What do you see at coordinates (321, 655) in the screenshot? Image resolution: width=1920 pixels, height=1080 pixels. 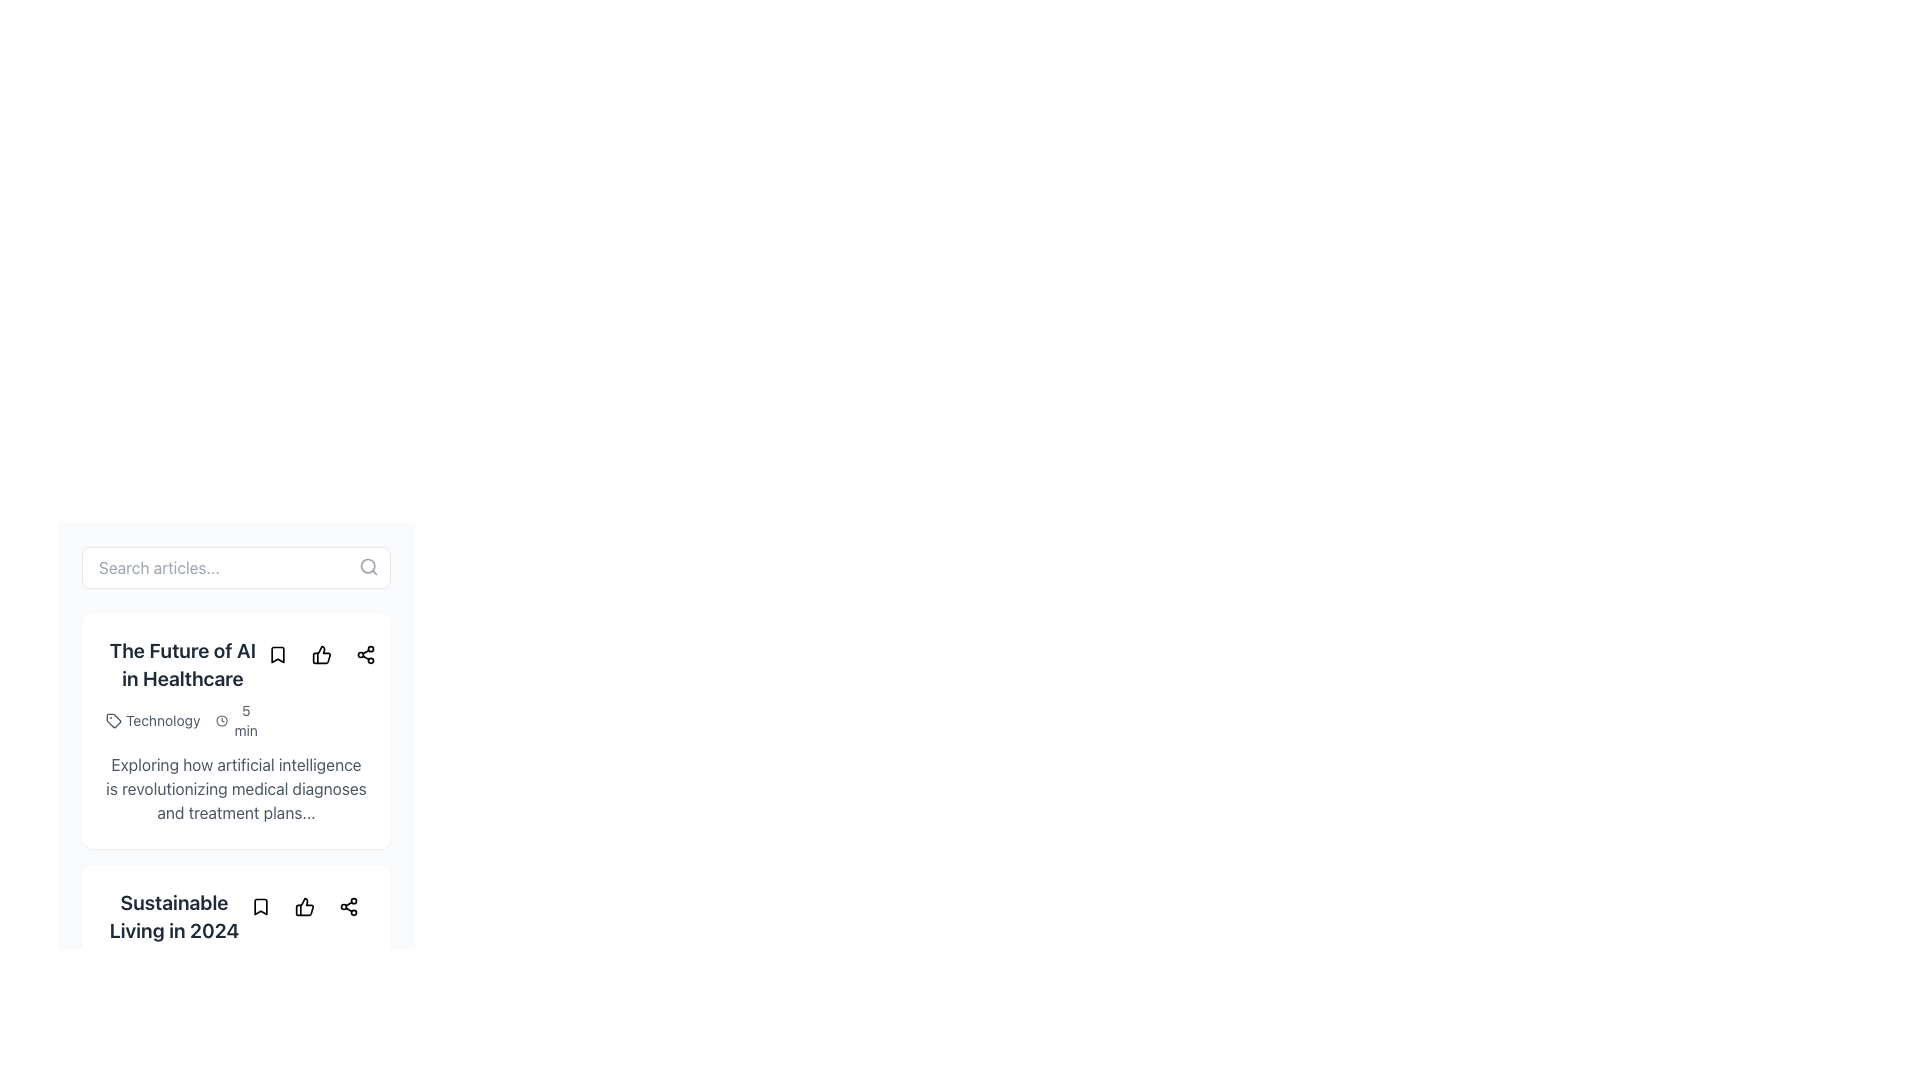 I see `the thumbs-up icon, which is the second icon in the row of three icons (bookmark, thumbs-up, share) located in the top-right corner of the article card titled 'The Future of AI in Healthcare'` at bounding box center [321, 655].